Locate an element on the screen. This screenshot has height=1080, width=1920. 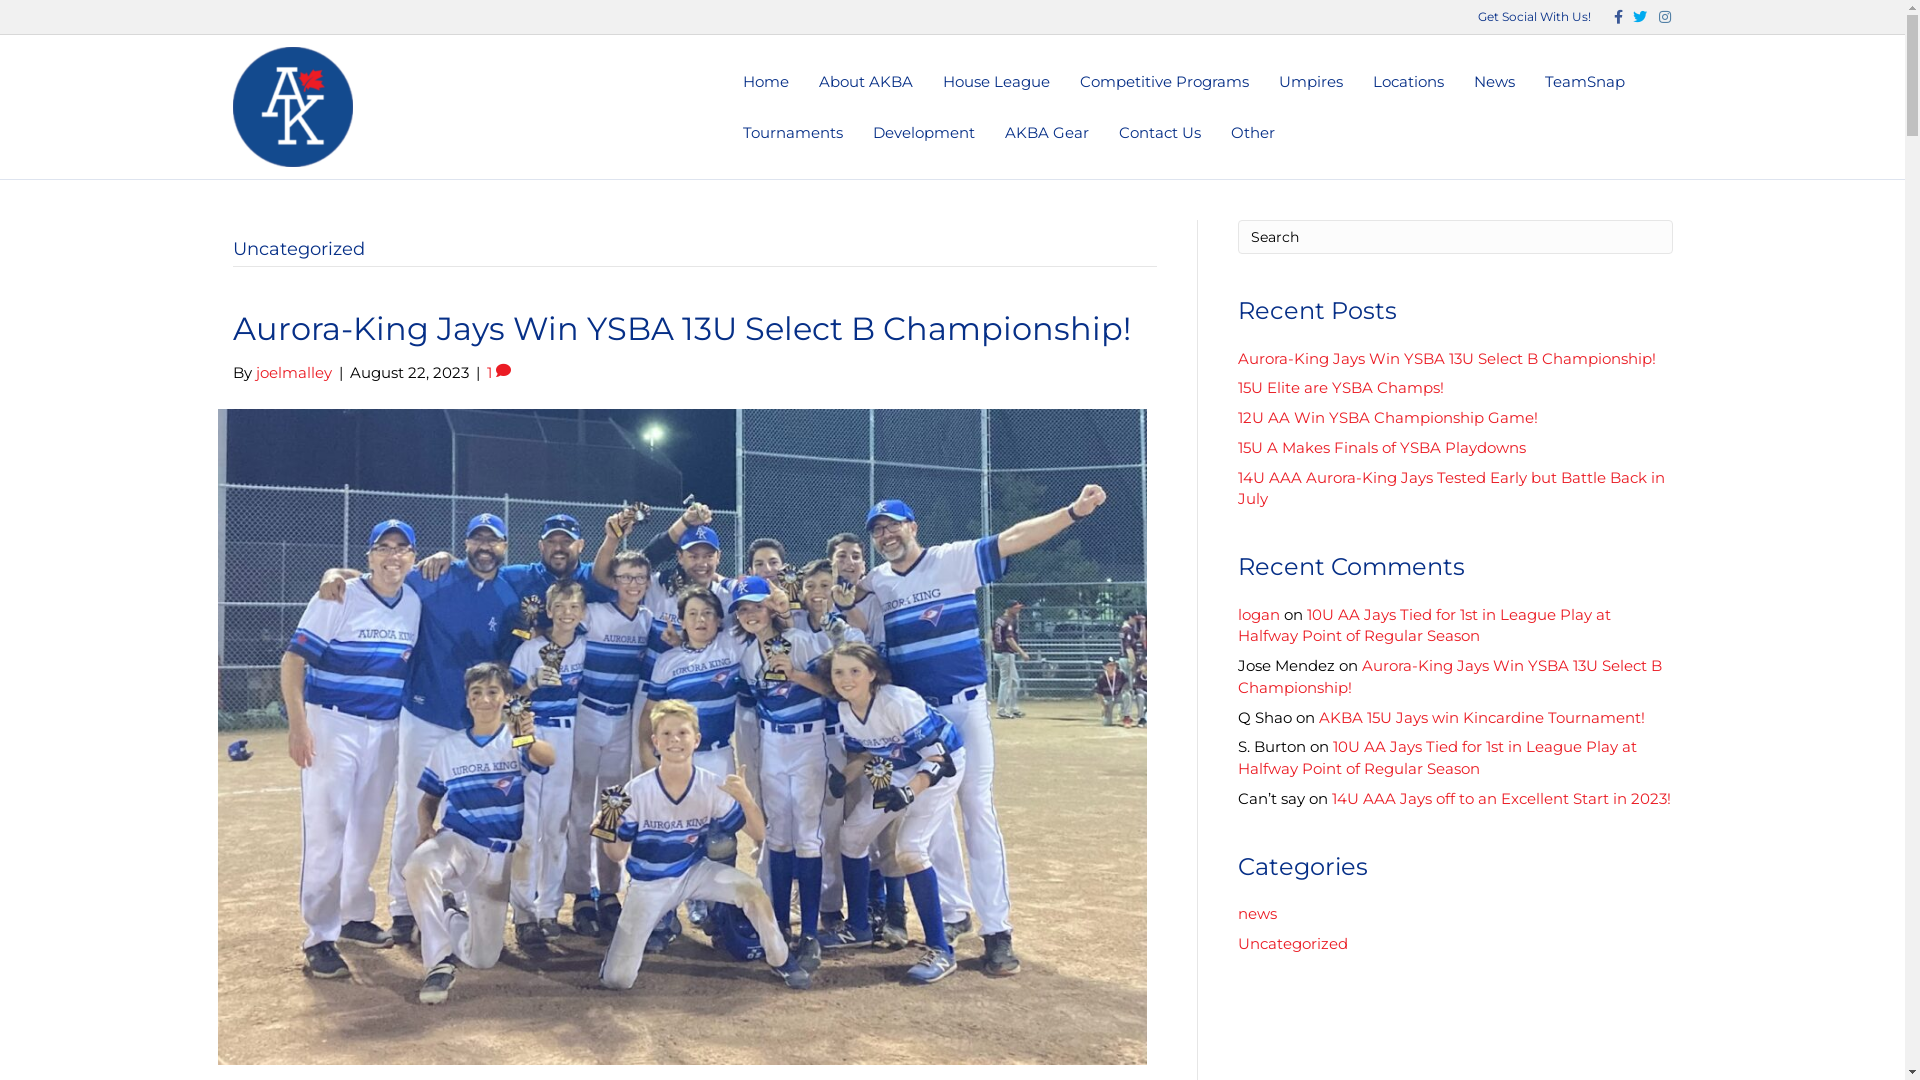
'Aurora-King Jays Win YSBA 13U Select B Championship!' is located at coordinates (1449, 675).